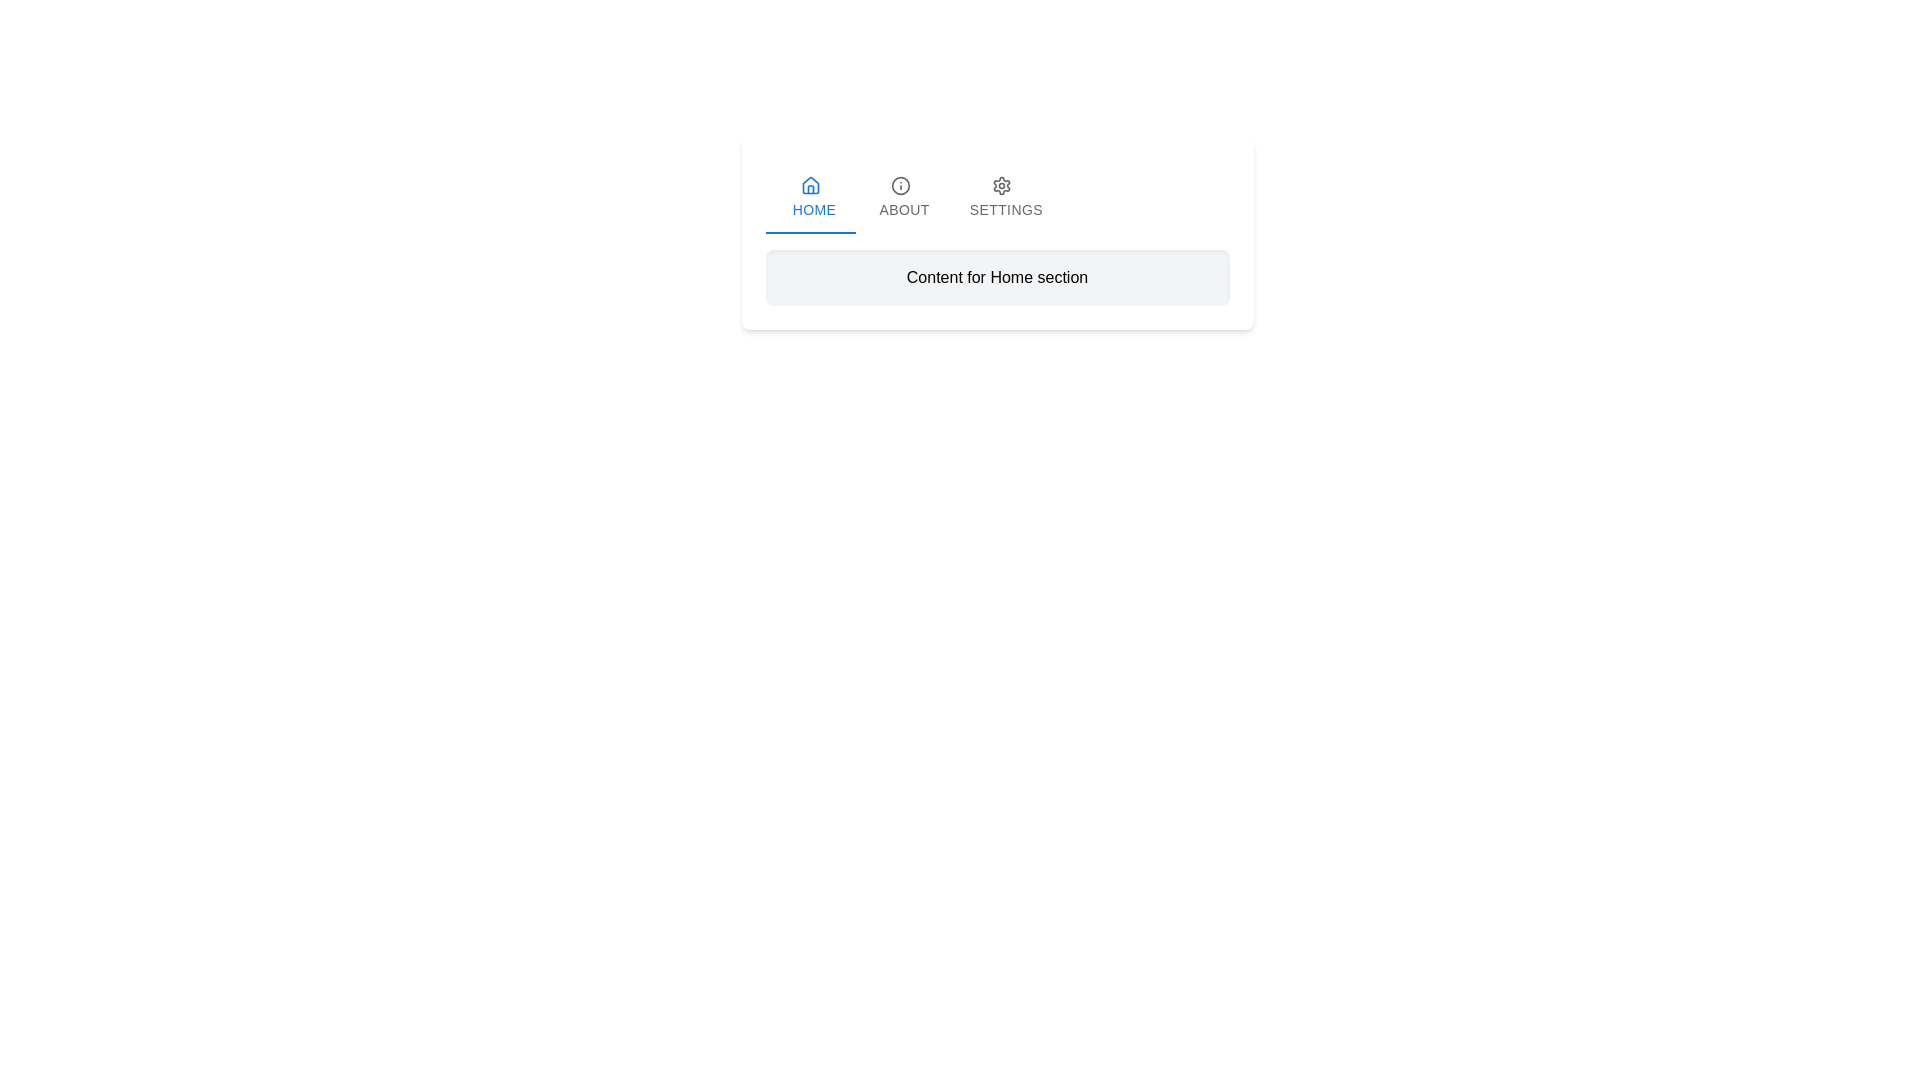 This screenshot has height=1080, width=1920. I want to click on the visual state of the blue house icon located in the 'Home' tab button, positioned above the text 'Home', so click(810, 186).